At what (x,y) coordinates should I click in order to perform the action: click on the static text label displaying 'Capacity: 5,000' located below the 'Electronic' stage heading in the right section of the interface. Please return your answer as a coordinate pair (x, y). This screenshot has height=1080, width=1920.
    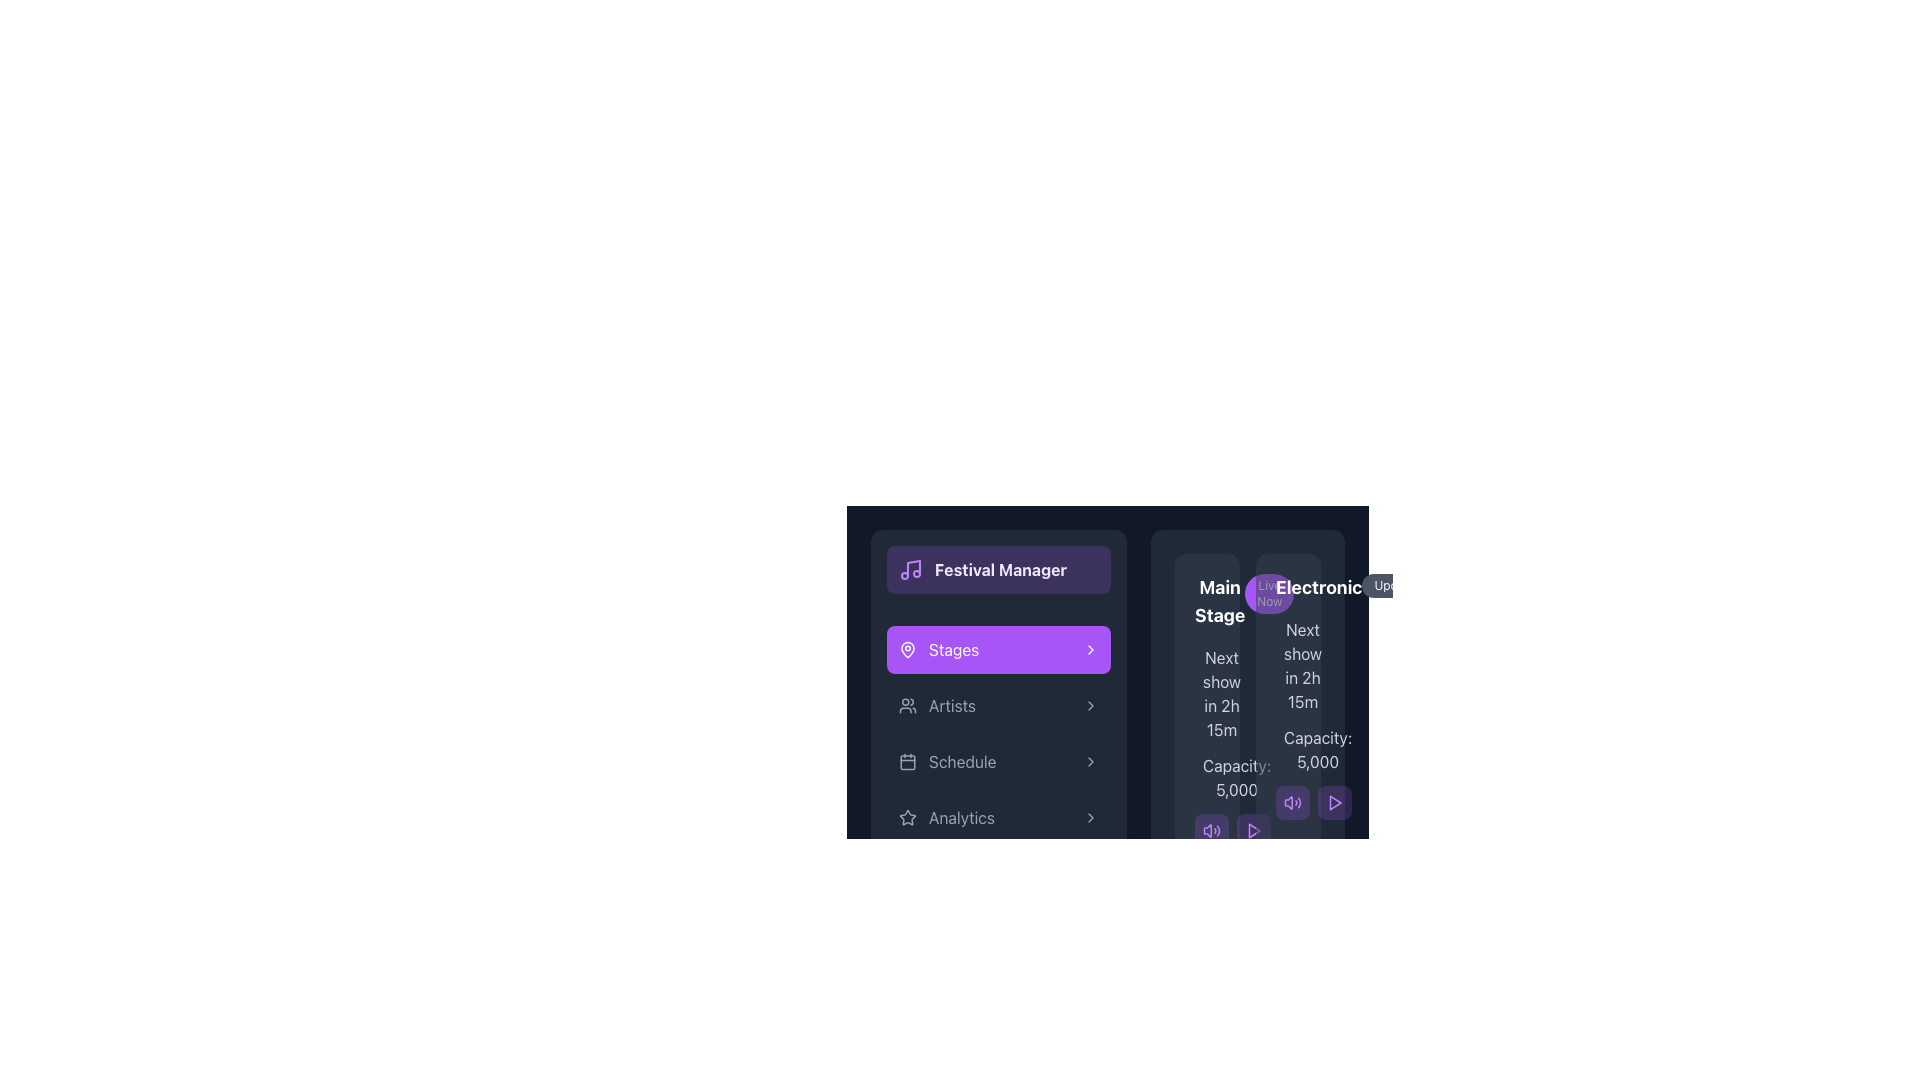
    Looking at the image, I should click on (1318, 749).